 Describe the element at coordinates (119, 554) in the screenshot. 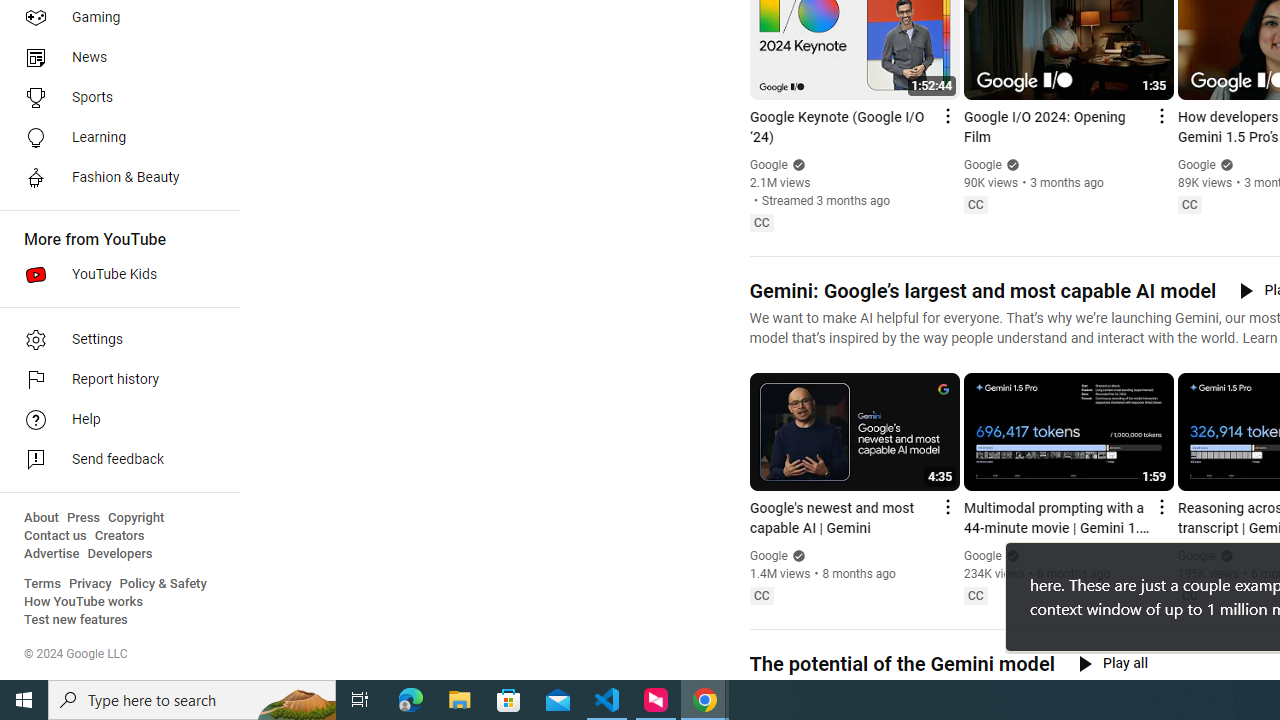

I see `'Developers'` at that location.